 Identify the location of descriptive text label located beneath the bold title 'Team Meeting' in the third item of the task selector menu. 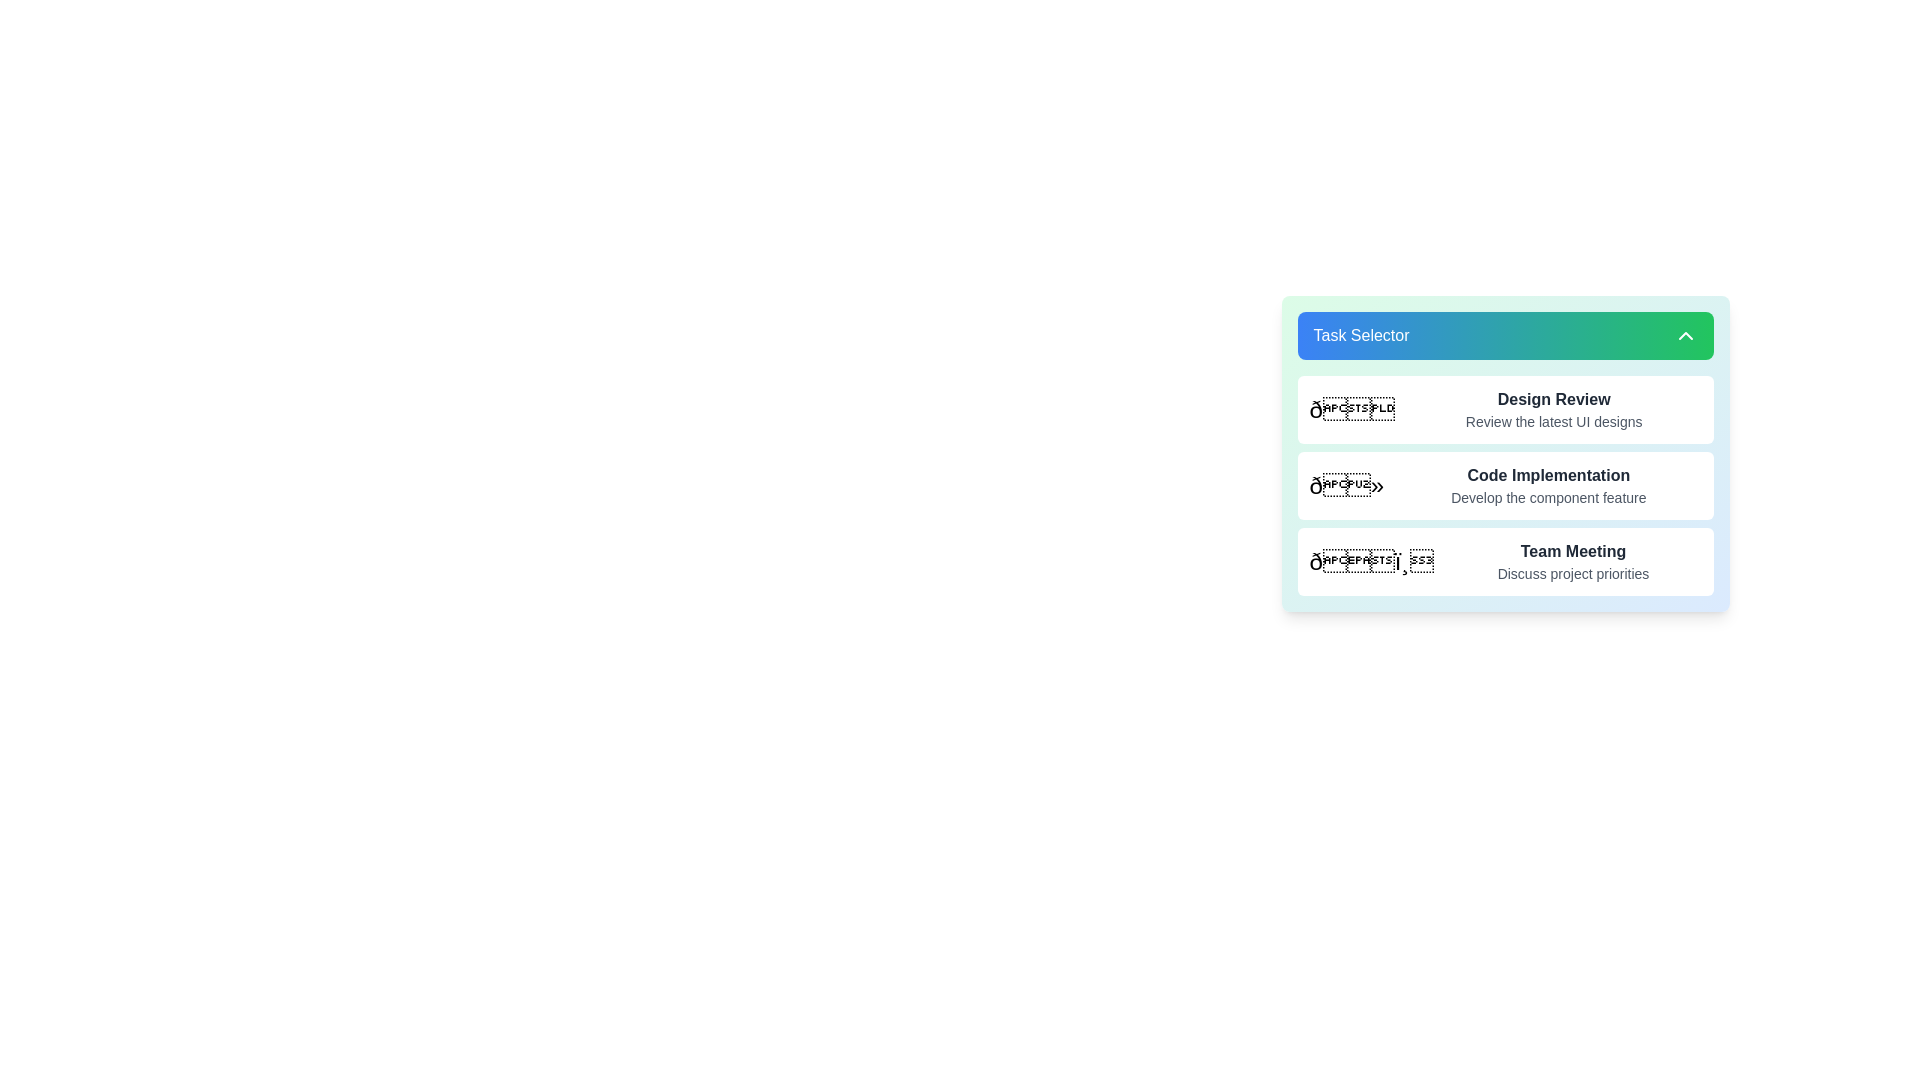
(1572, 574).